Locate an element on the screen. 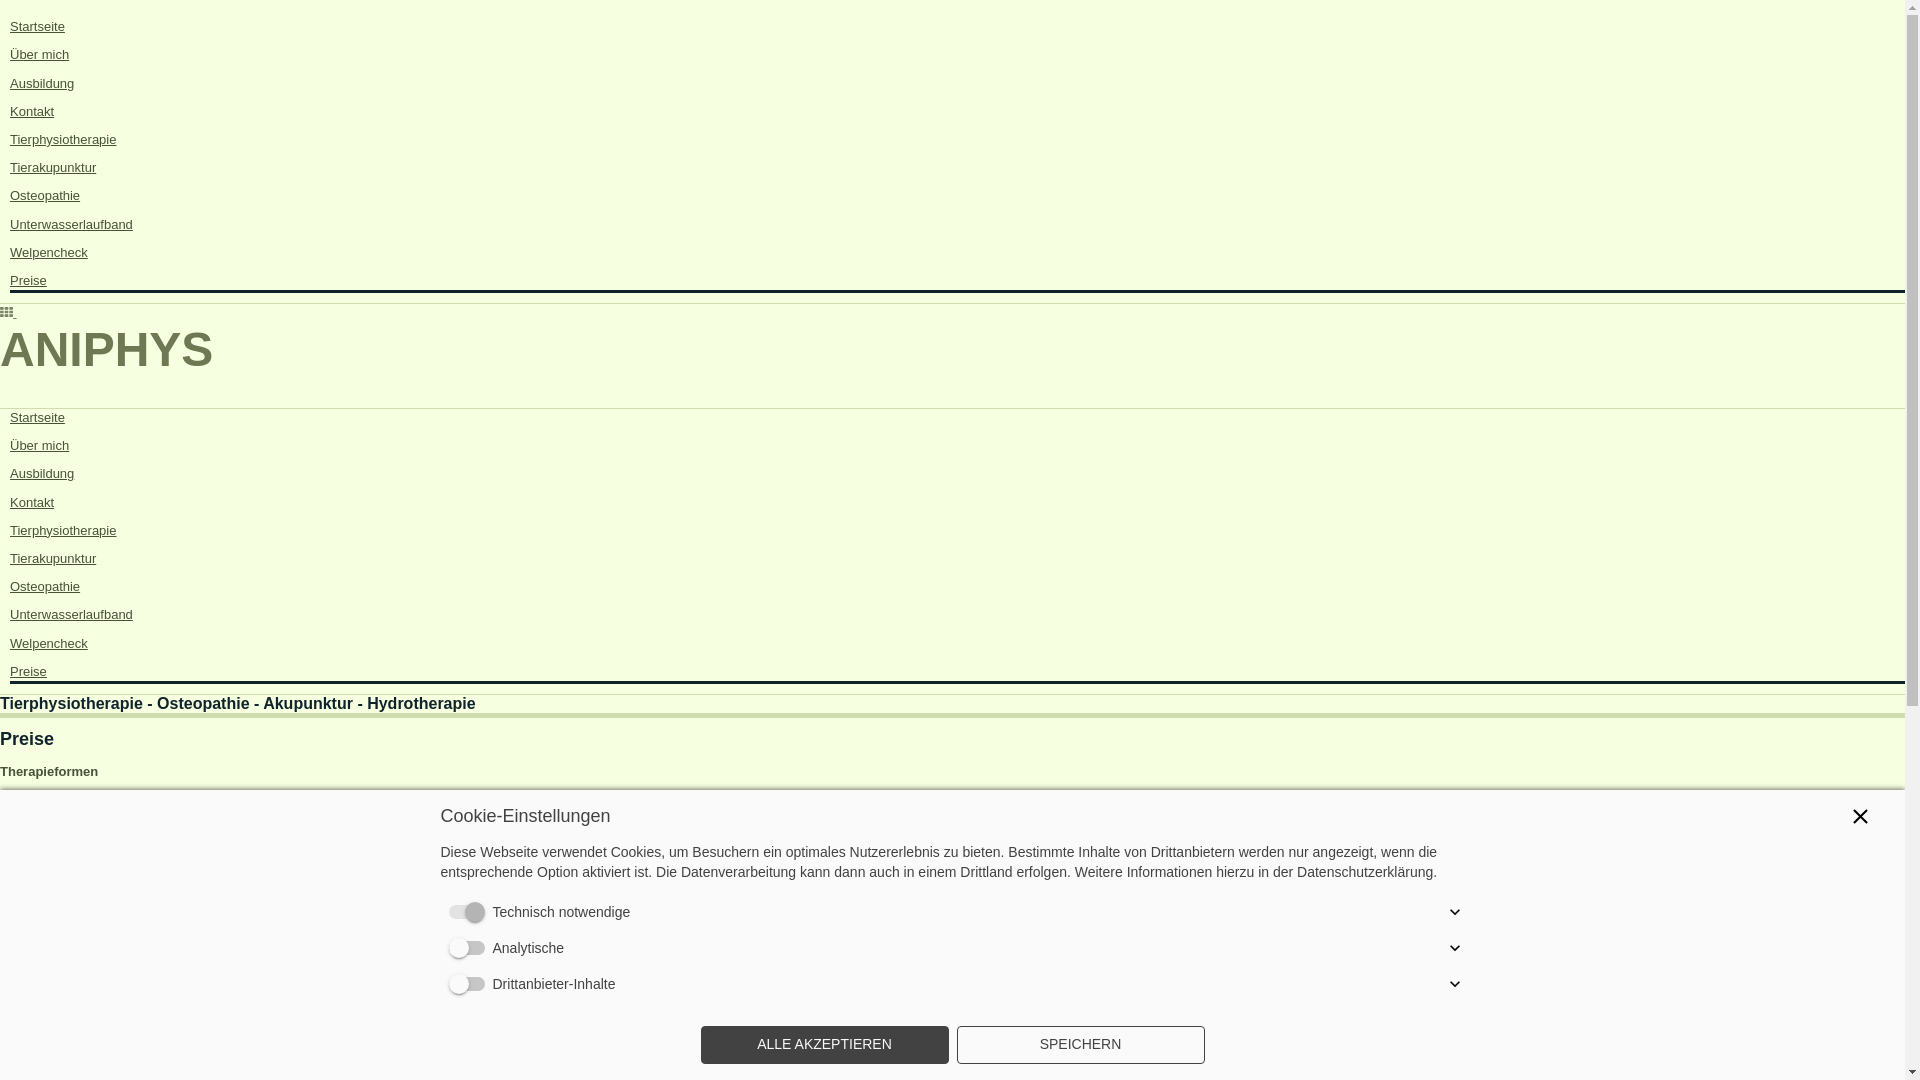 This screenshot has width=1920, height=1080. 'Tierphysiotherapie' is located at coordinates (62, 529).